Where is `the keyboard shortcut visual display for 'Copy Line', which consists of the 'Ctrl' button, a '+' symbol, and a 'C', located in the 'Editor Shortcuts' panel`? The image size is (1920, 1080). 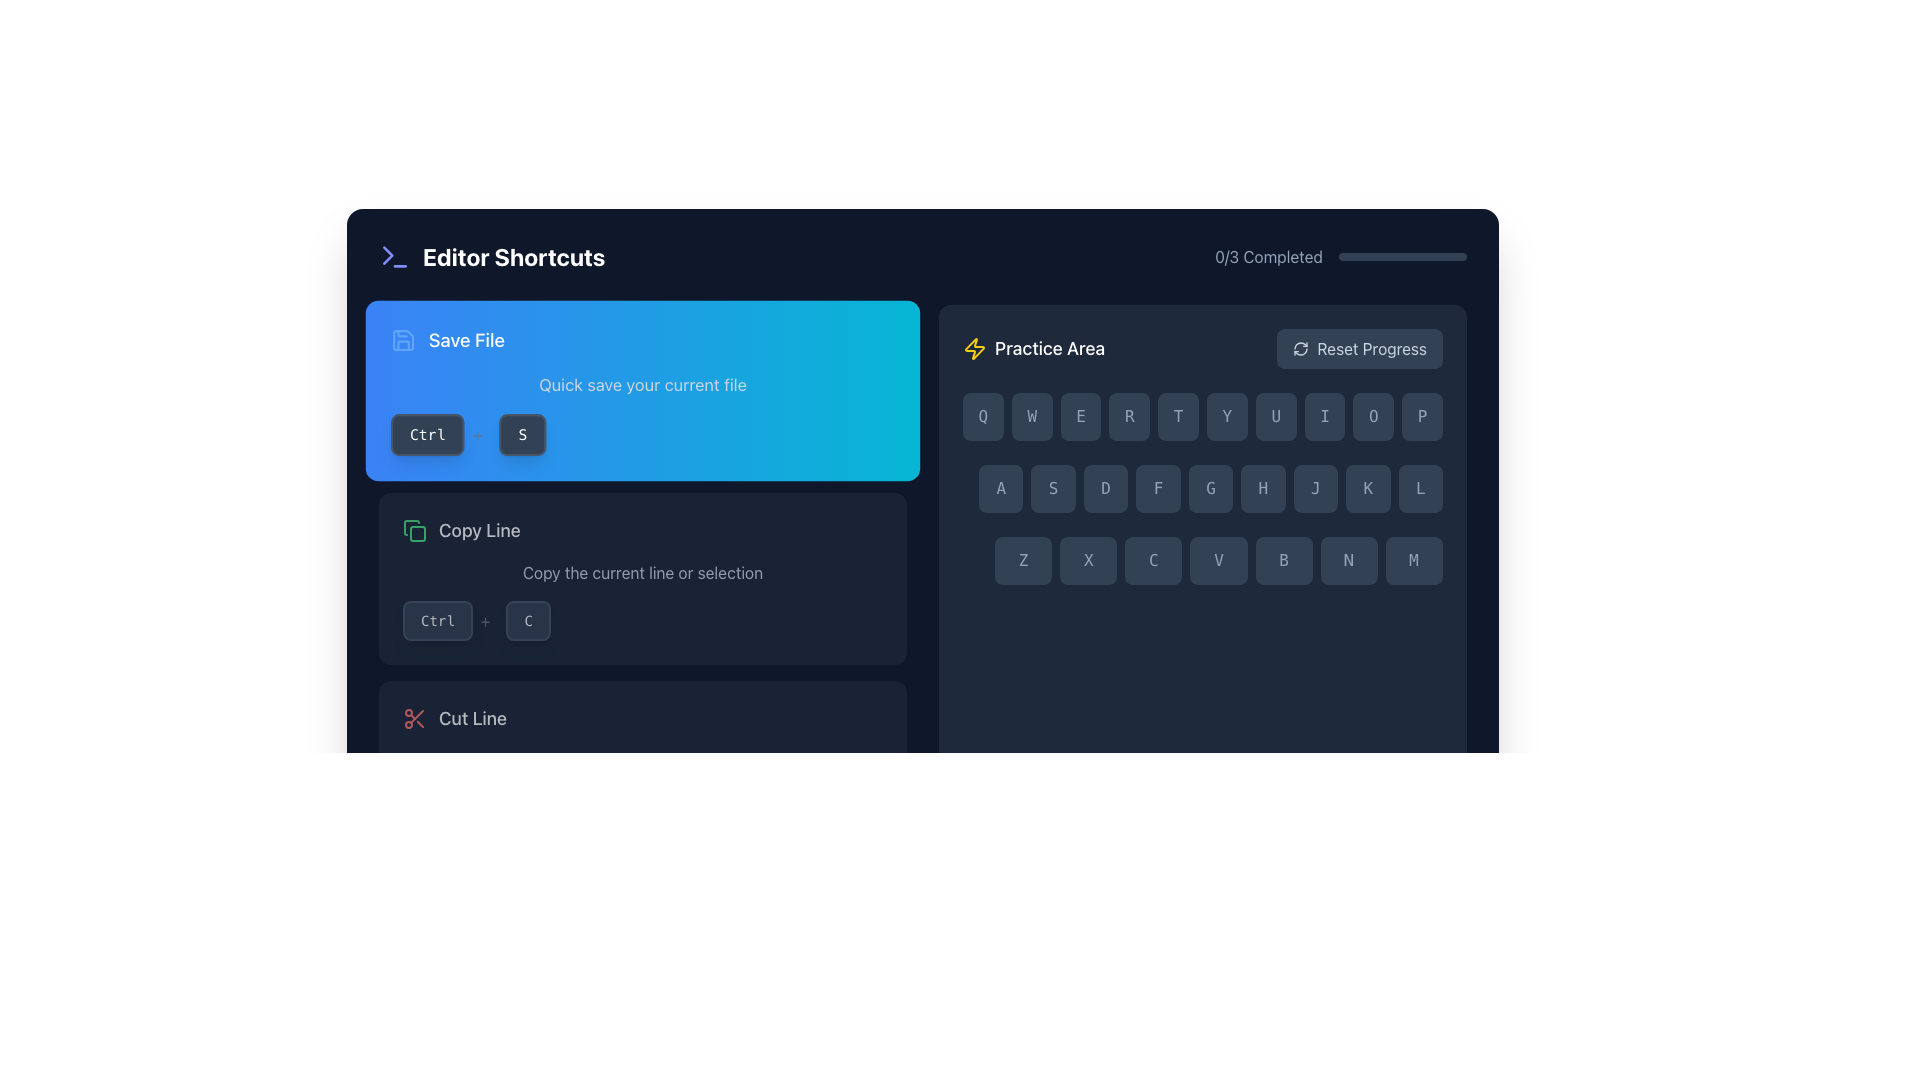
the keyboard shortcut visual display for 'Copy Line', which consists of the 'Ctrl' button, a '+' symbol, and a 'C', located in the 'Editor Shortcuts' panel is located at coordinates (643, 620).